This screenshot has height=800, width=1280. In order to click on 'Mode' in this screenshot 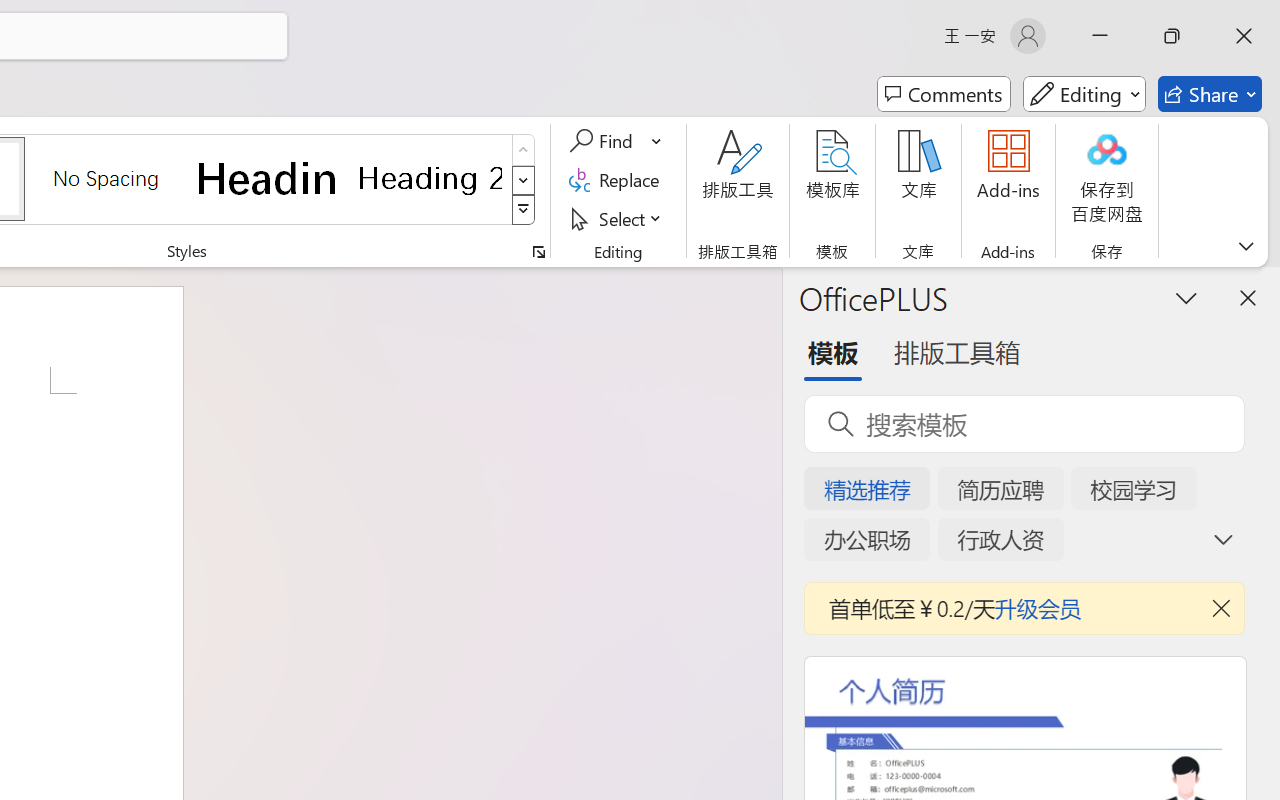, I will do `click(1083, 94)`.